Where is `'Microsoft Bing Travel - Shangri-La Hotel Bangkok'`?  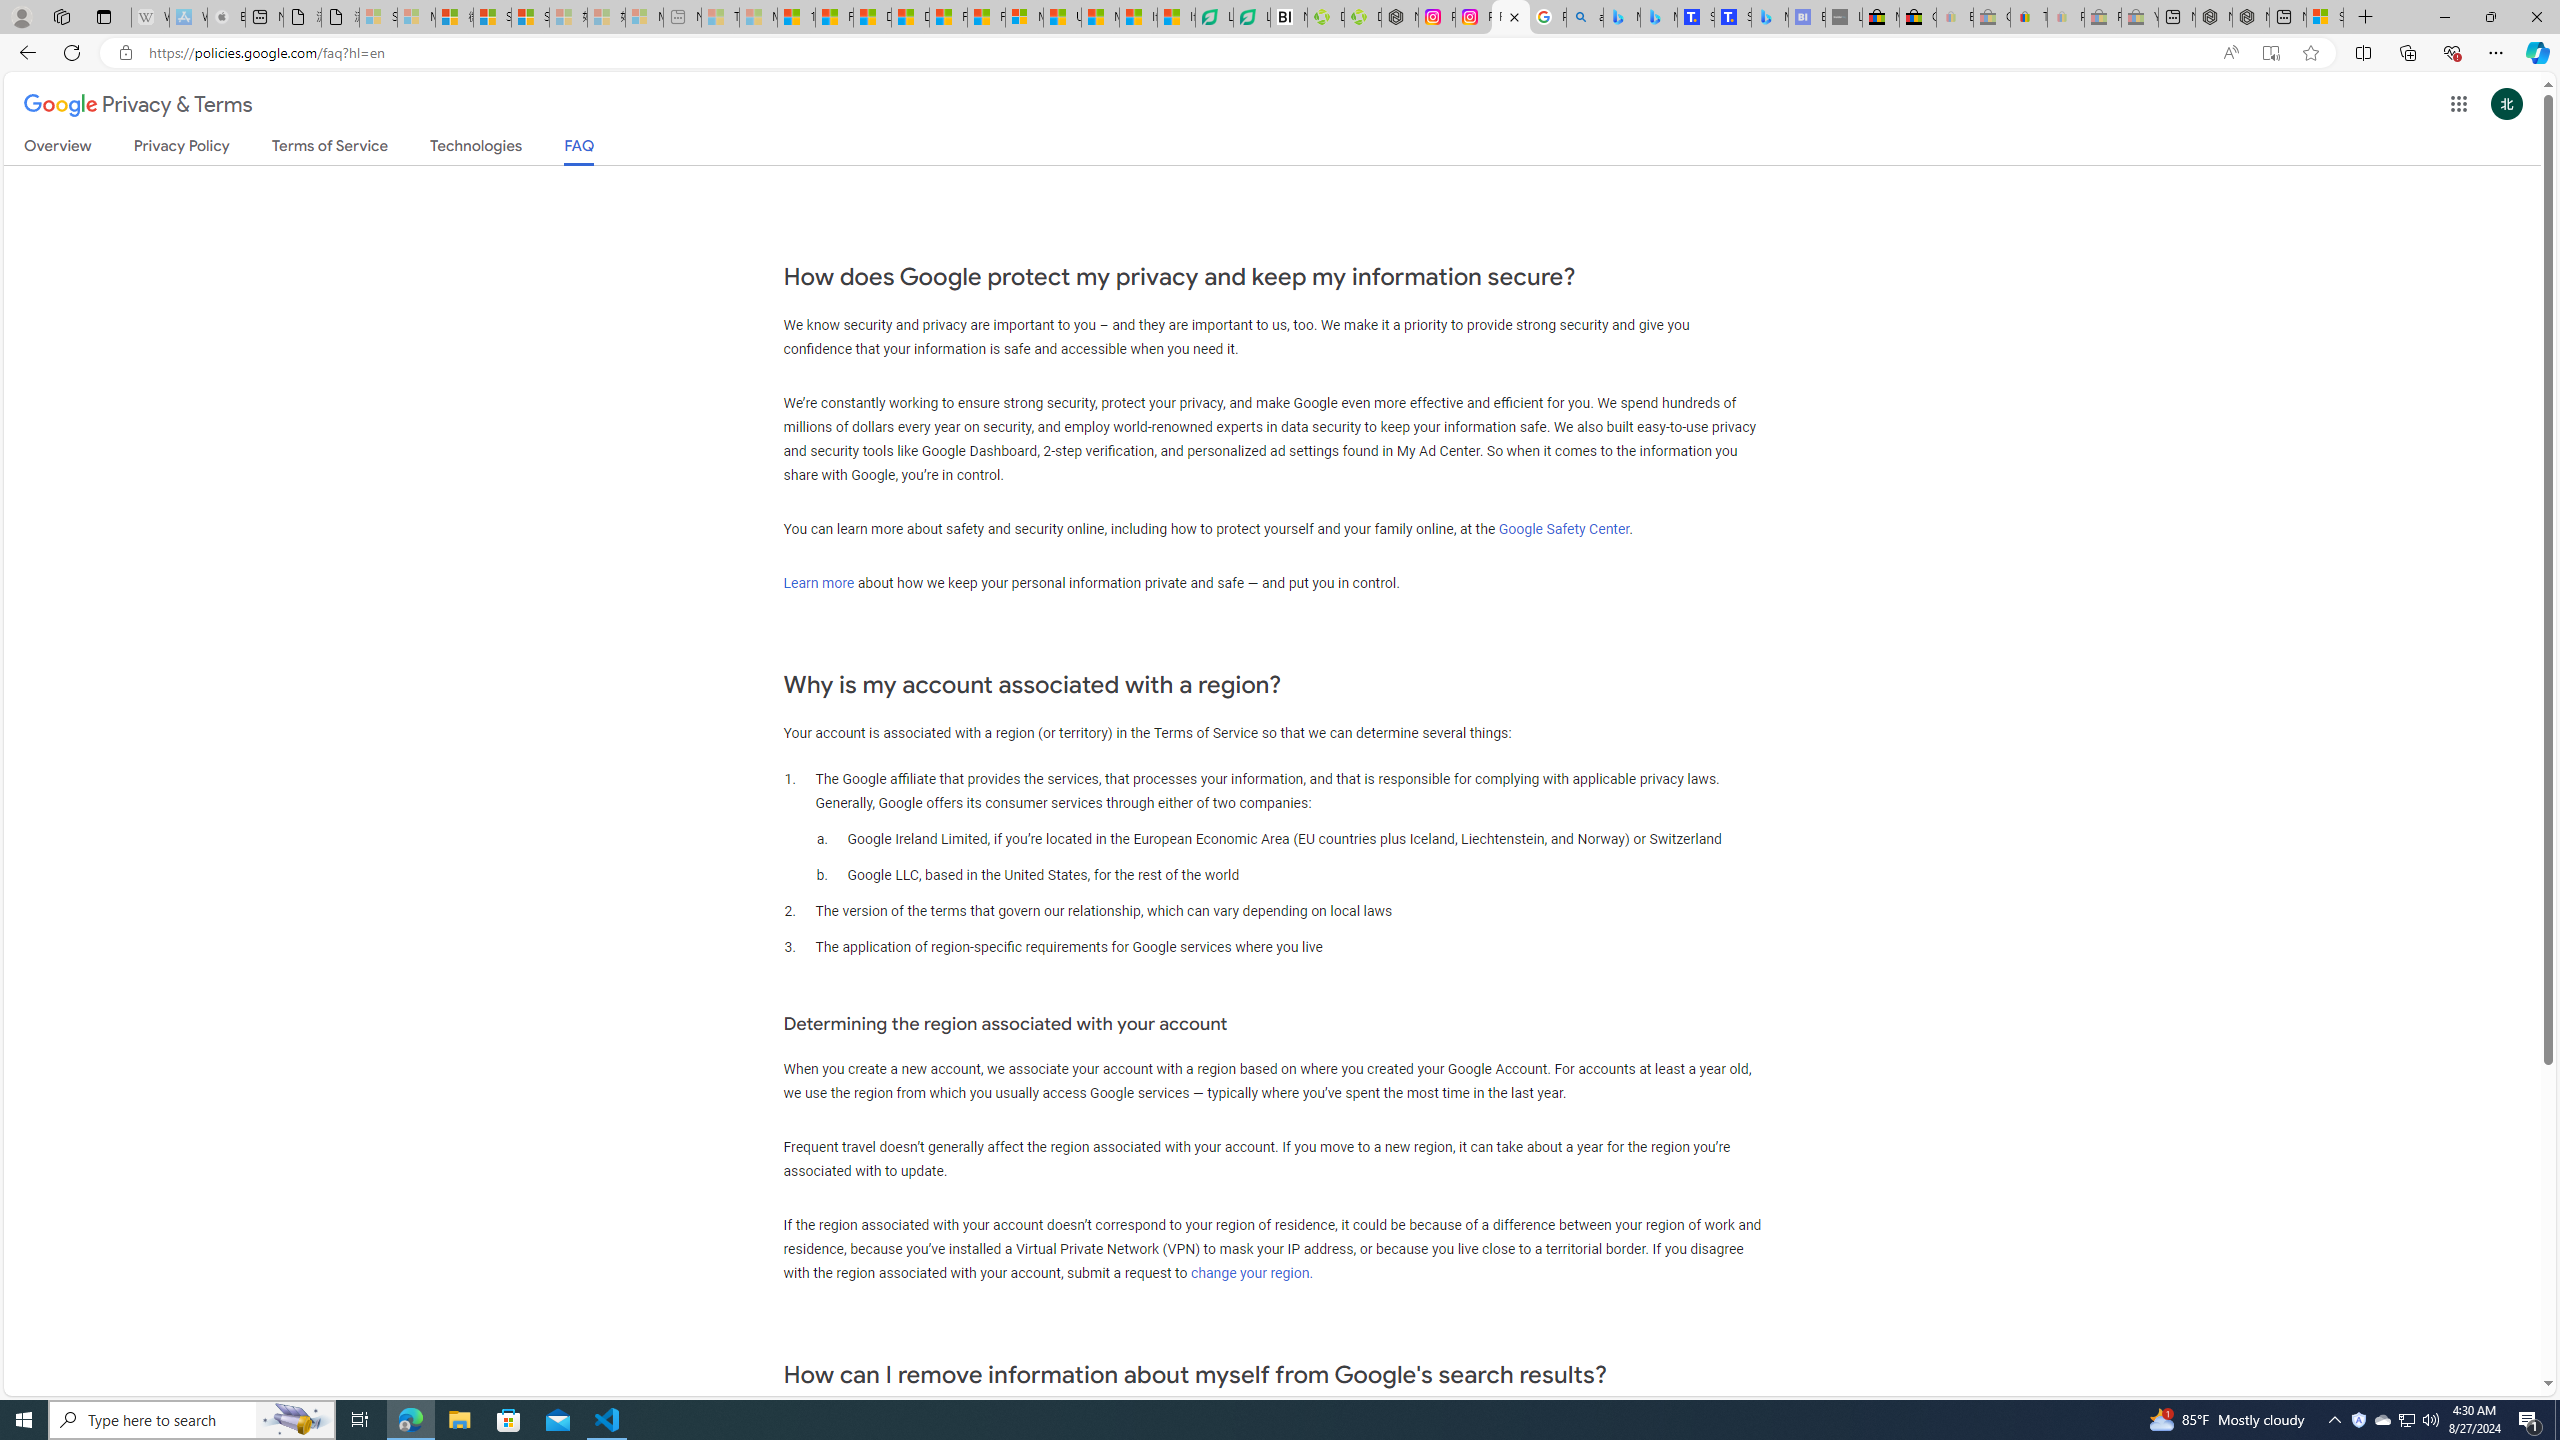 'Microsoft Bing Travel - Shangri-La Hotel Bangkok' is located at coordinates (1769, 16).